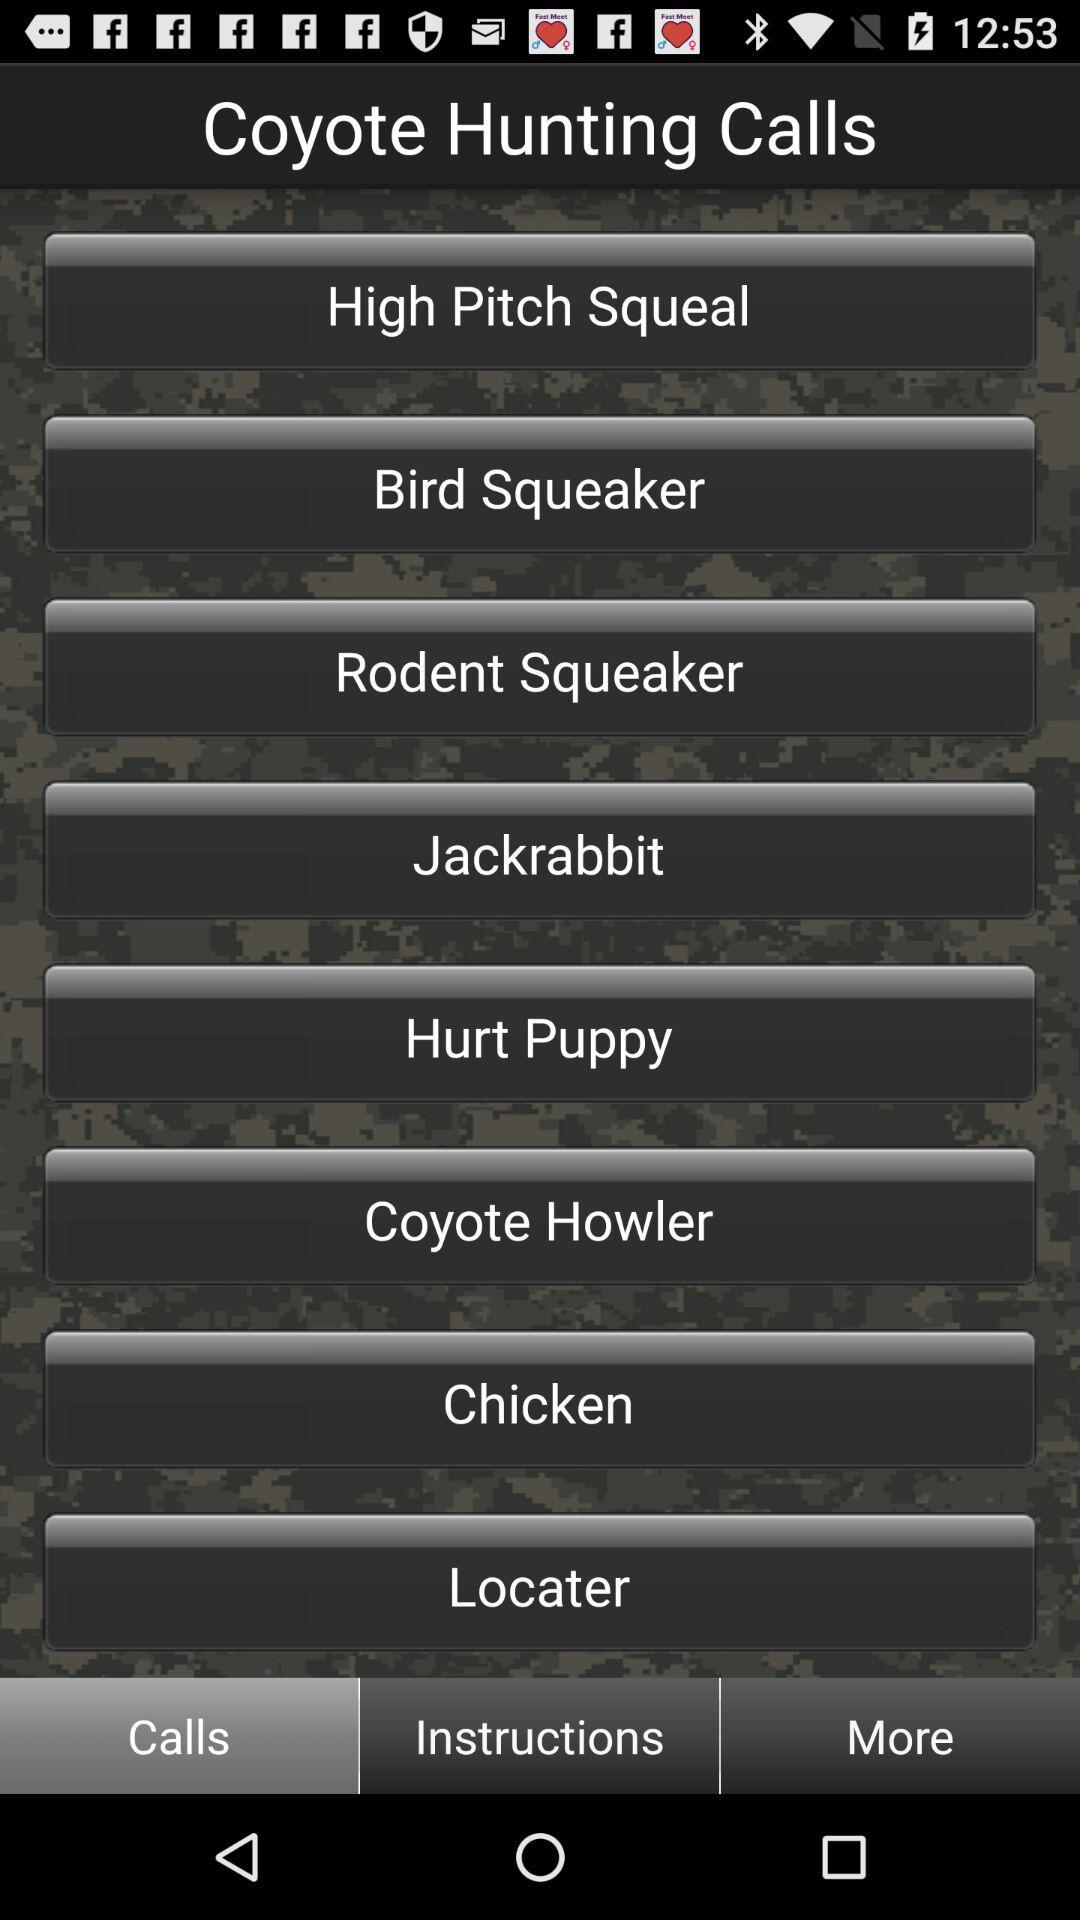 The width and height of the screenshot is (1080, 1920). I want to click on the jackrabbit item, so click(540, 850).